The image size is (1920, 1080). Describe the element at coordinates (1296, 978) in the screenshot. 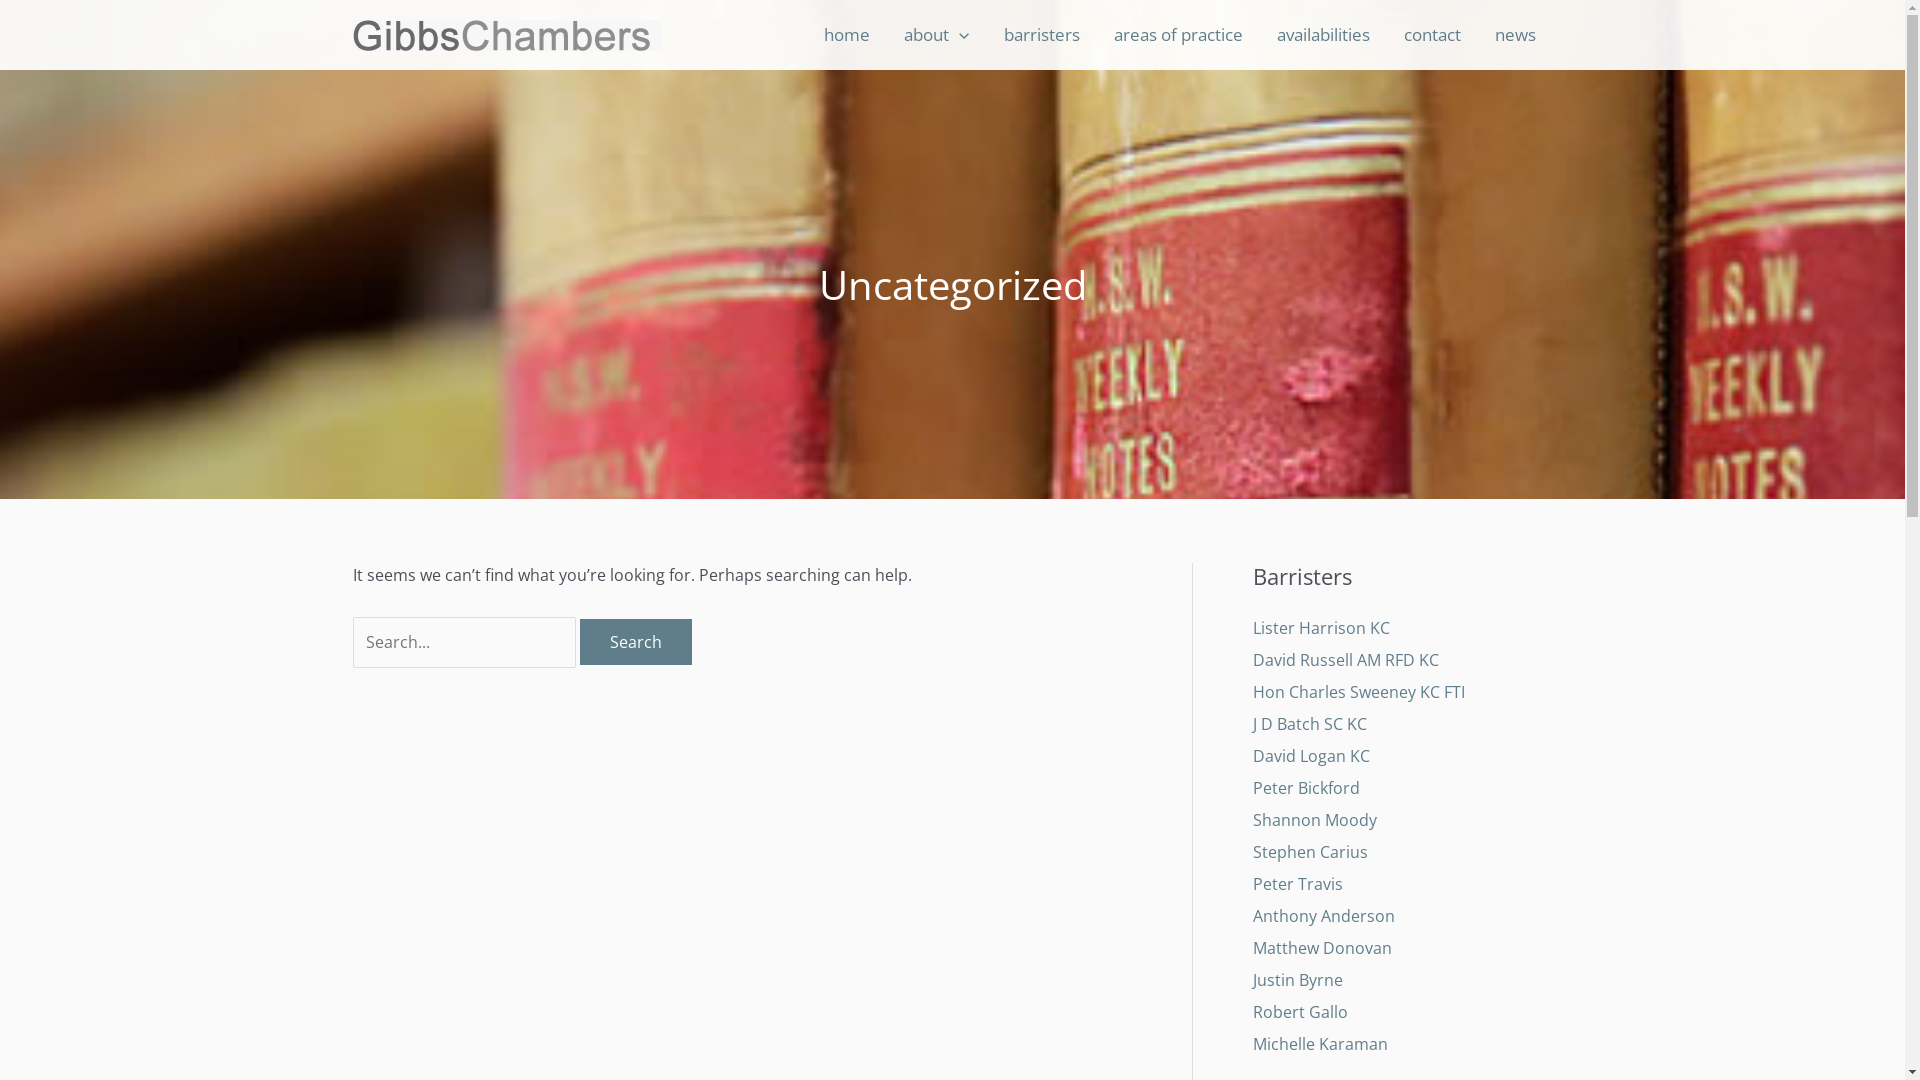

I see `'Justin Byrne'` at that location.